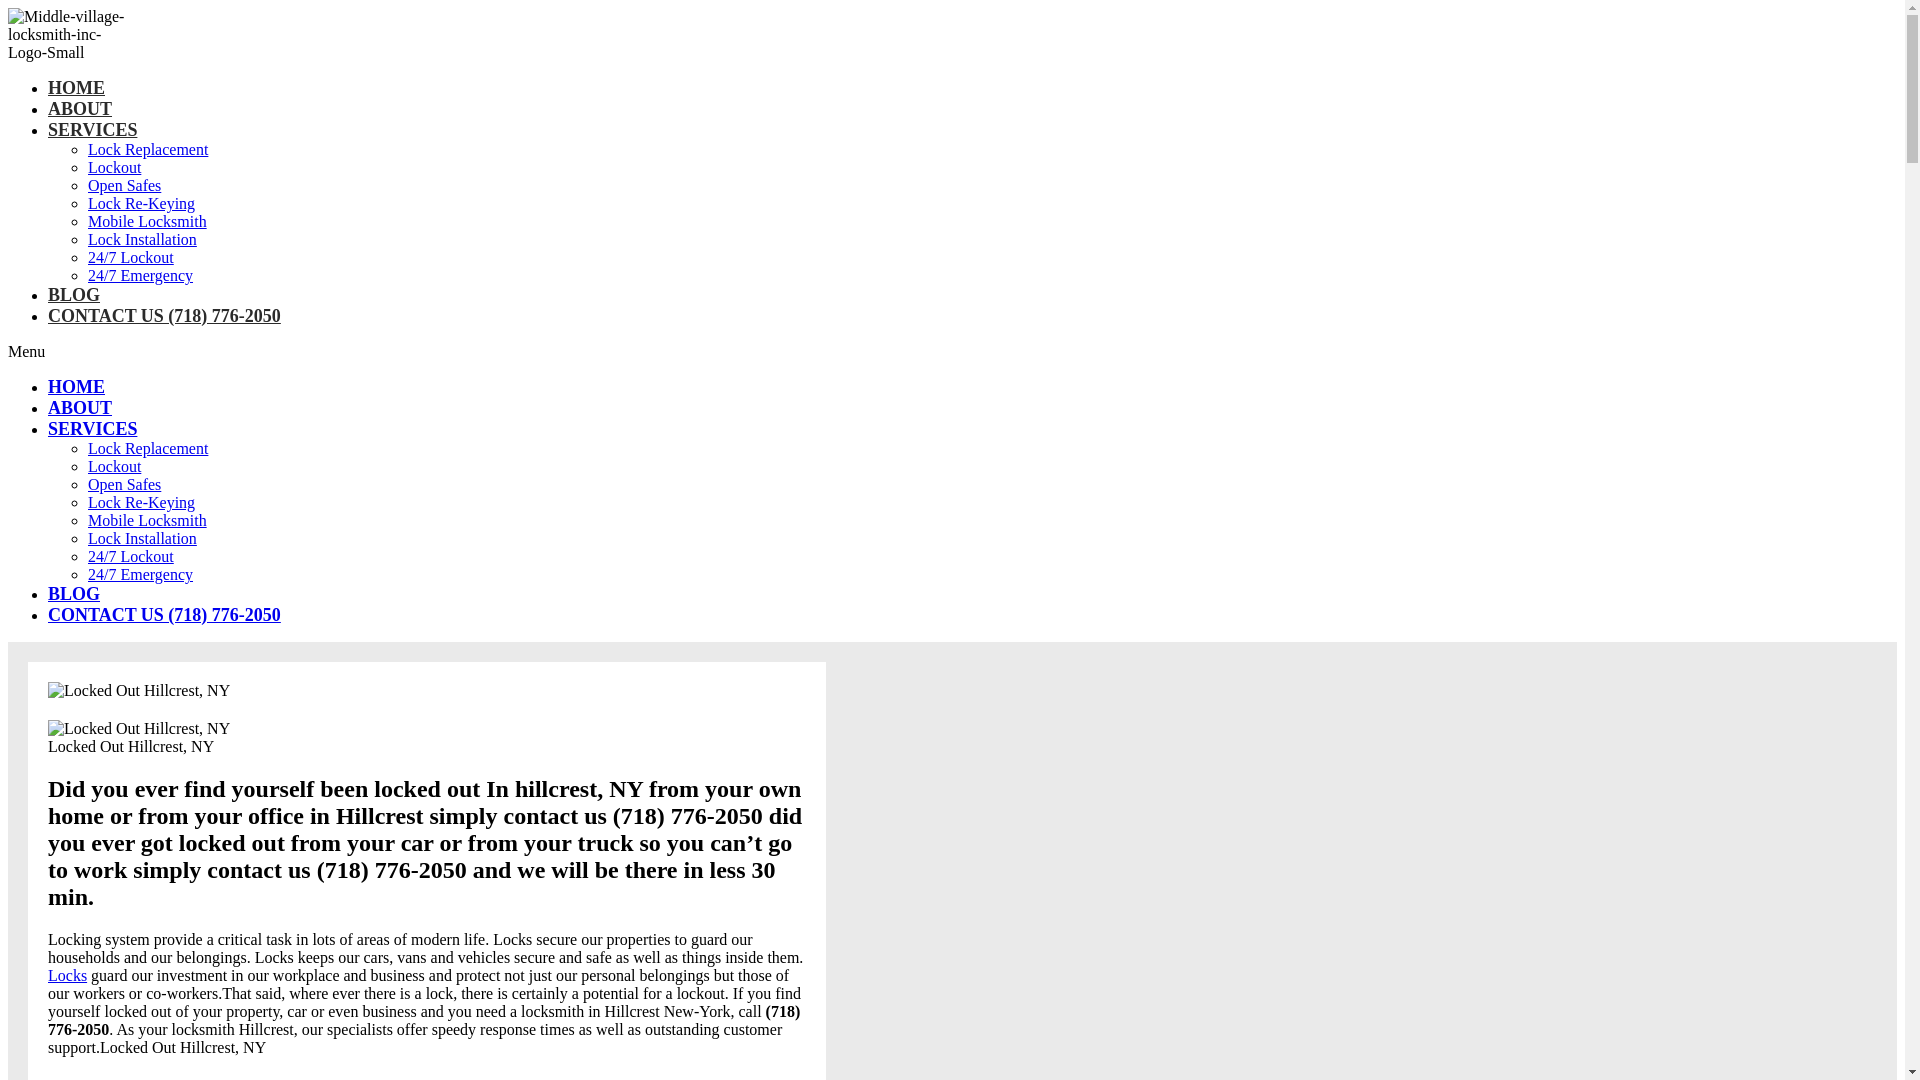 This screenshot has height=1080, width=1920. What do you see at coordinates (91, 427) in the screenshot?
I see `'SERVICES'` at bounding box center [91, 427].